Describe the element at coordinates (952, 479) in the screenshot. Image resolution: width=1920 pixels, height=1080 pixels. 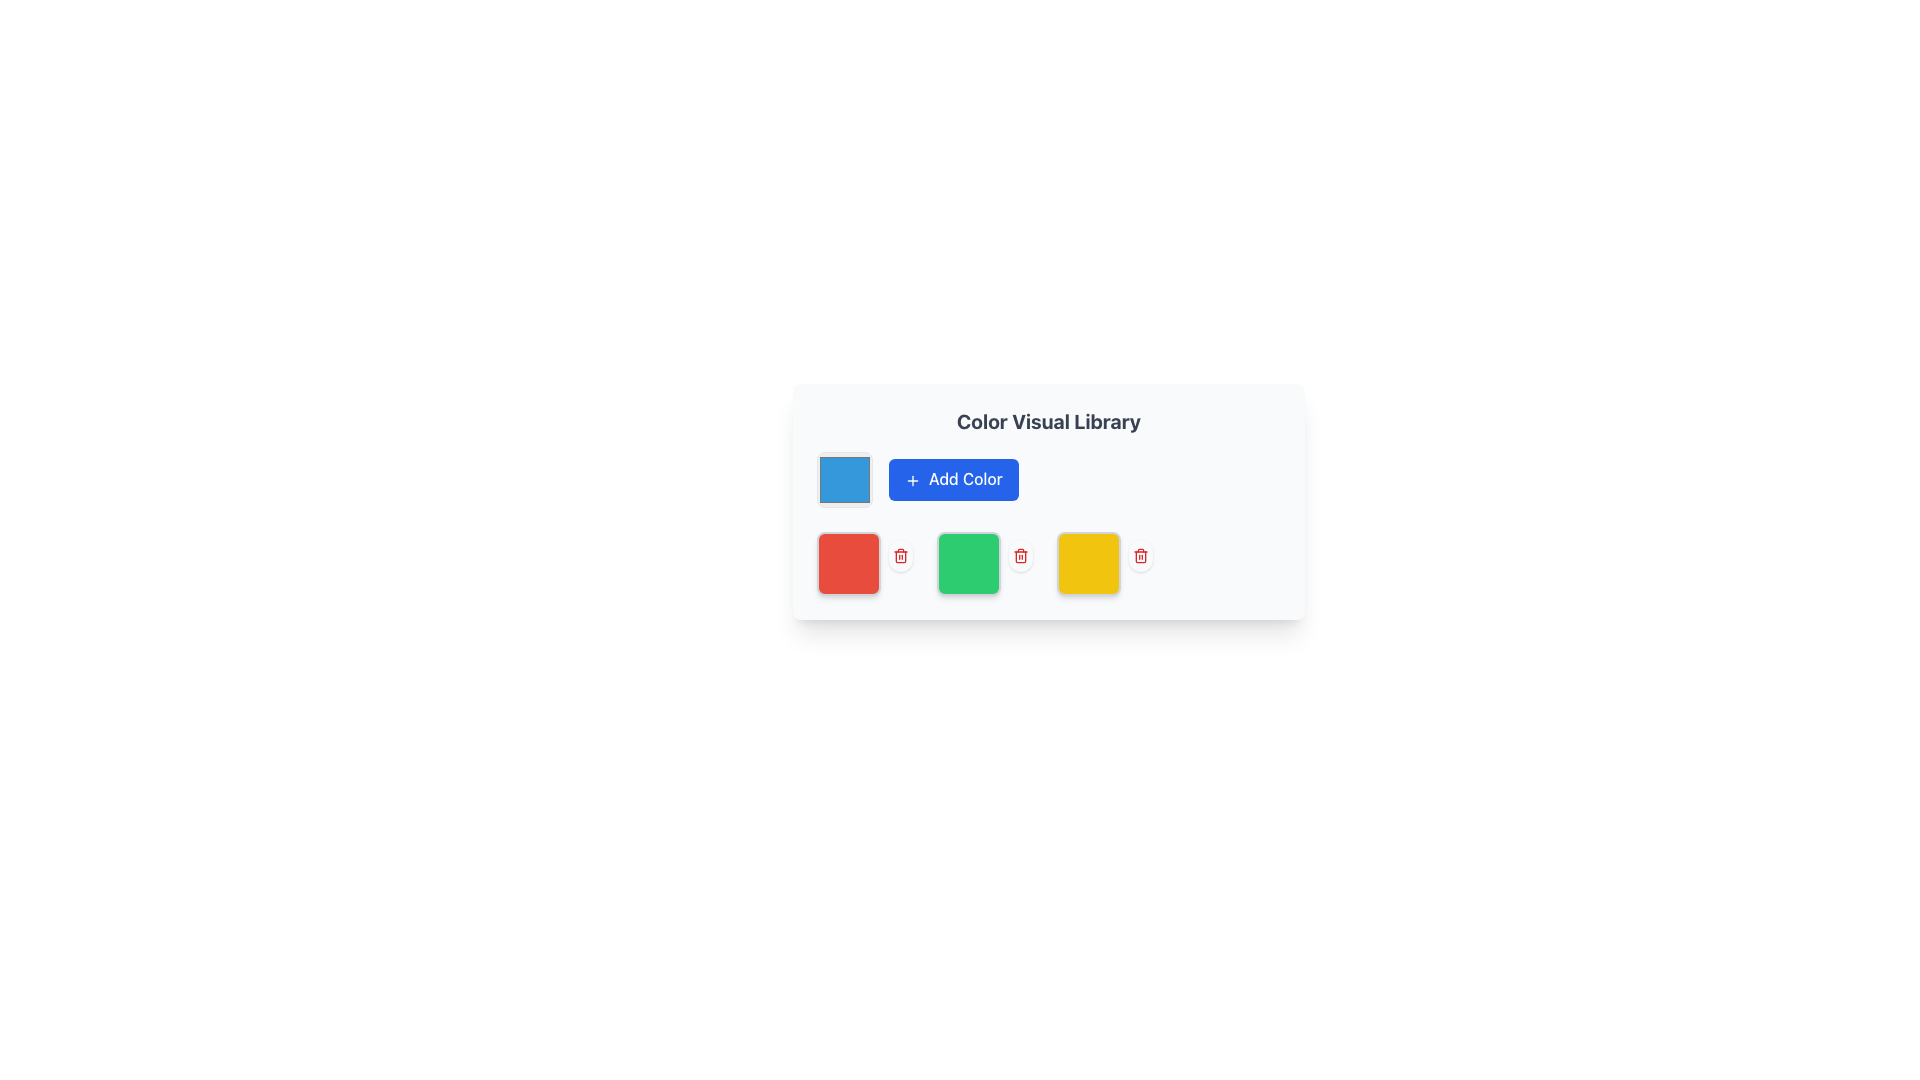
I see `the 'Add Color' button, which is a rectangular button with a blue background and white text, located on the right side of the color picker square` at that location.